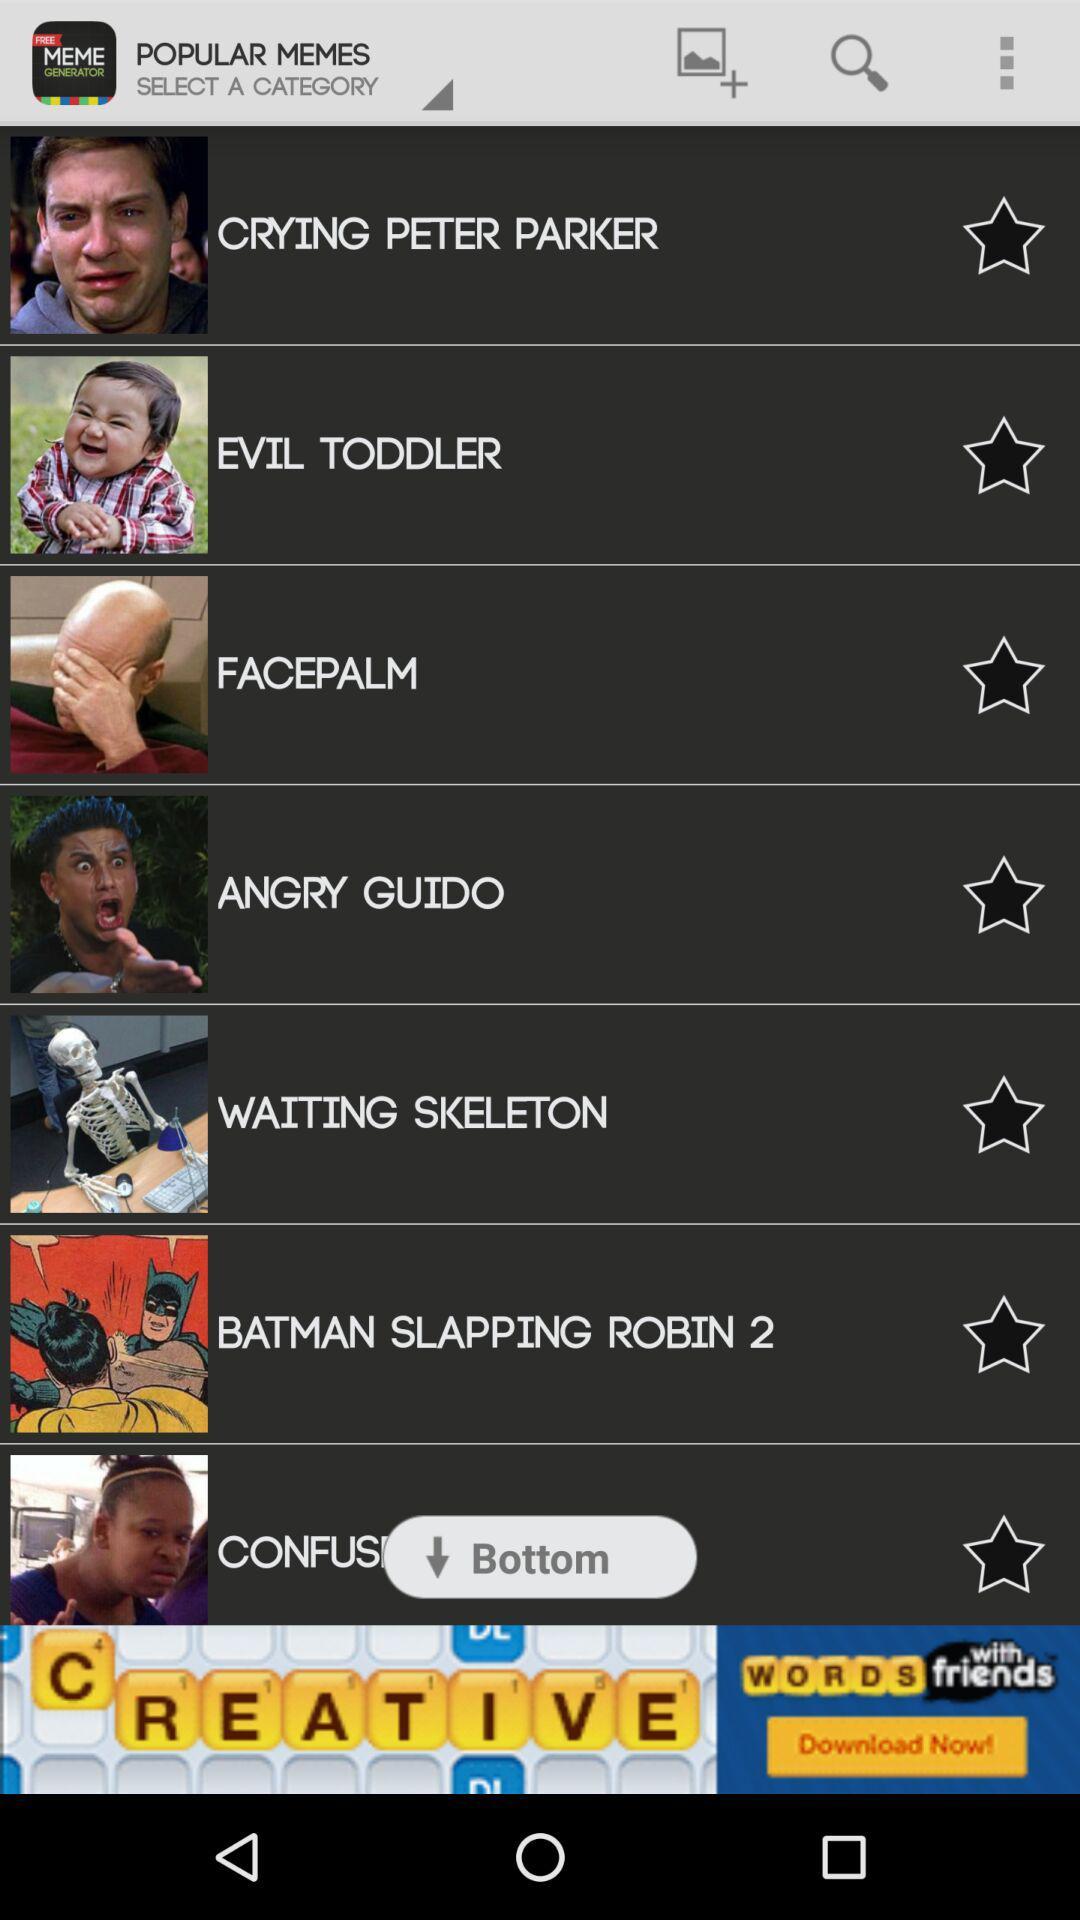 This screenshot has width=1080, height=1920. I want to click on a specific meme, so click(1003, 1333).